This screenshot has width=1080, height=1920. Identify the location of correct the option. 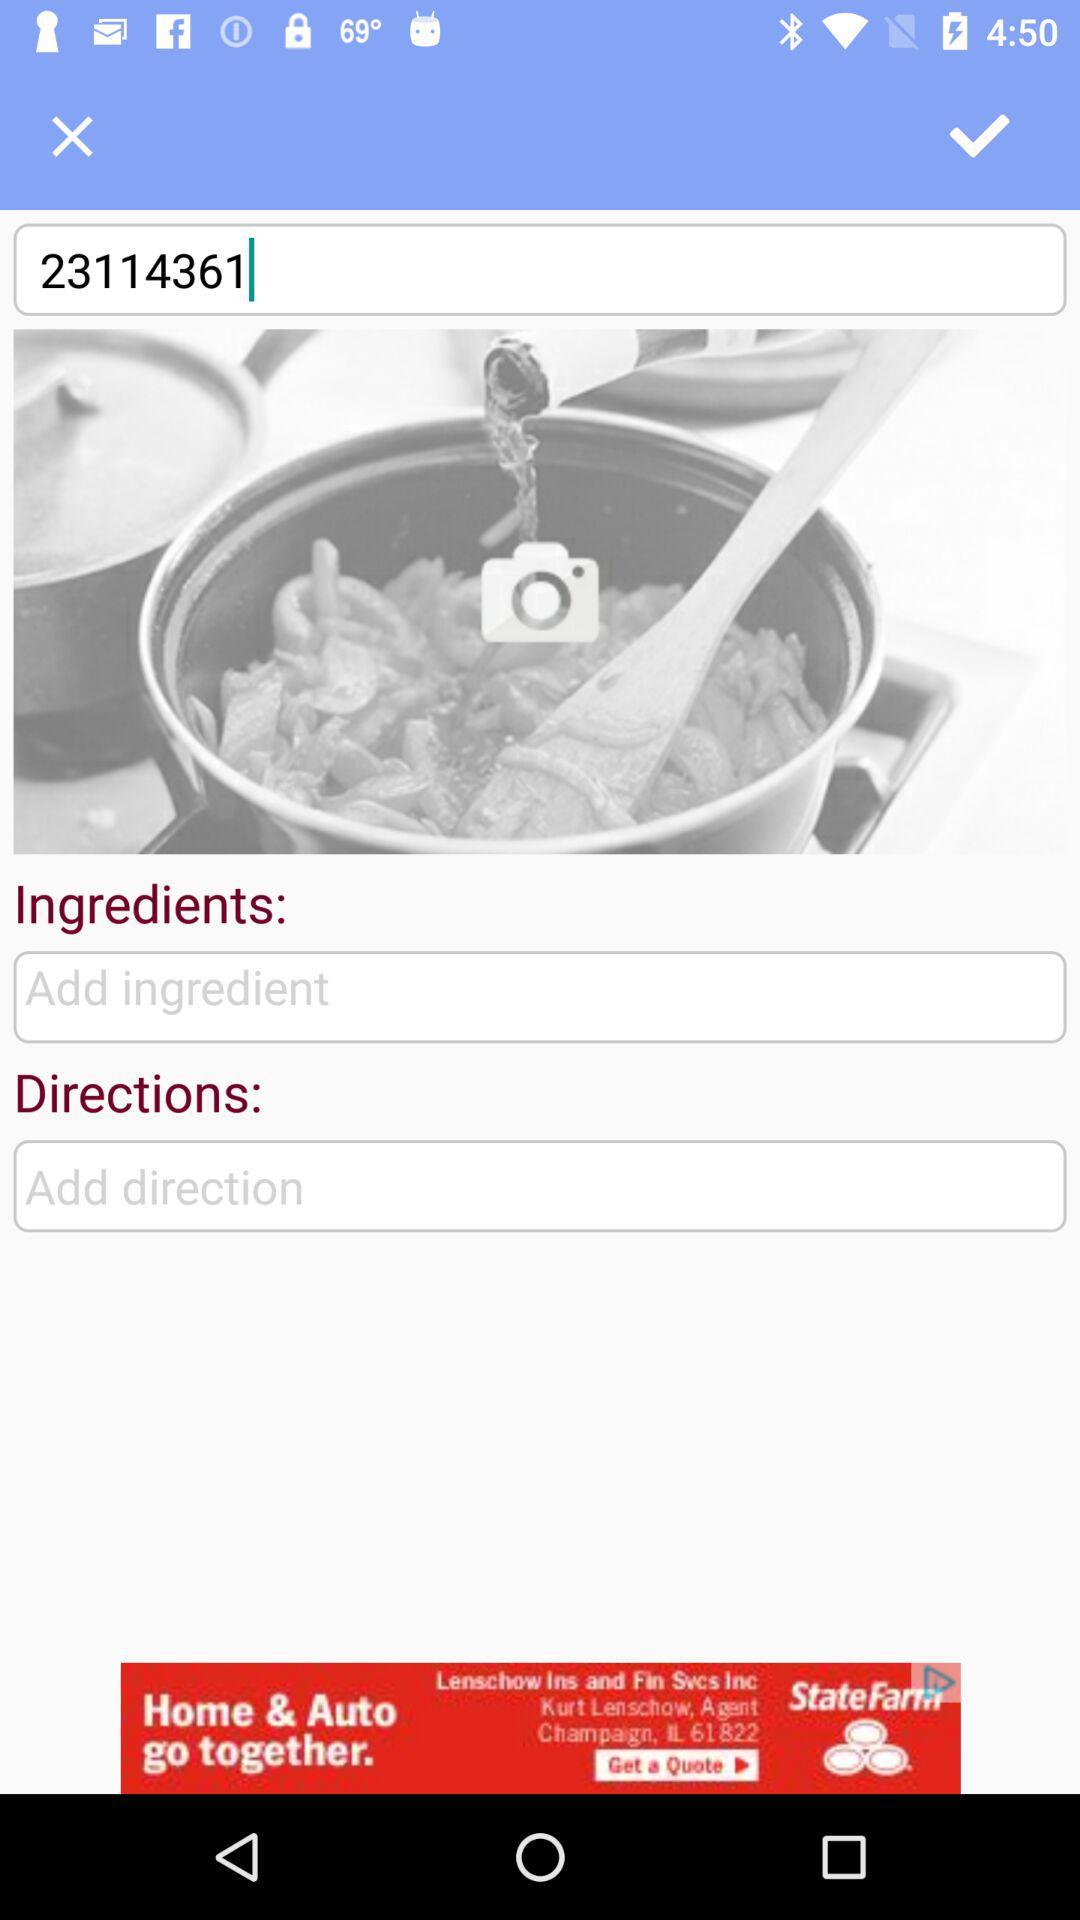
(980, 135).